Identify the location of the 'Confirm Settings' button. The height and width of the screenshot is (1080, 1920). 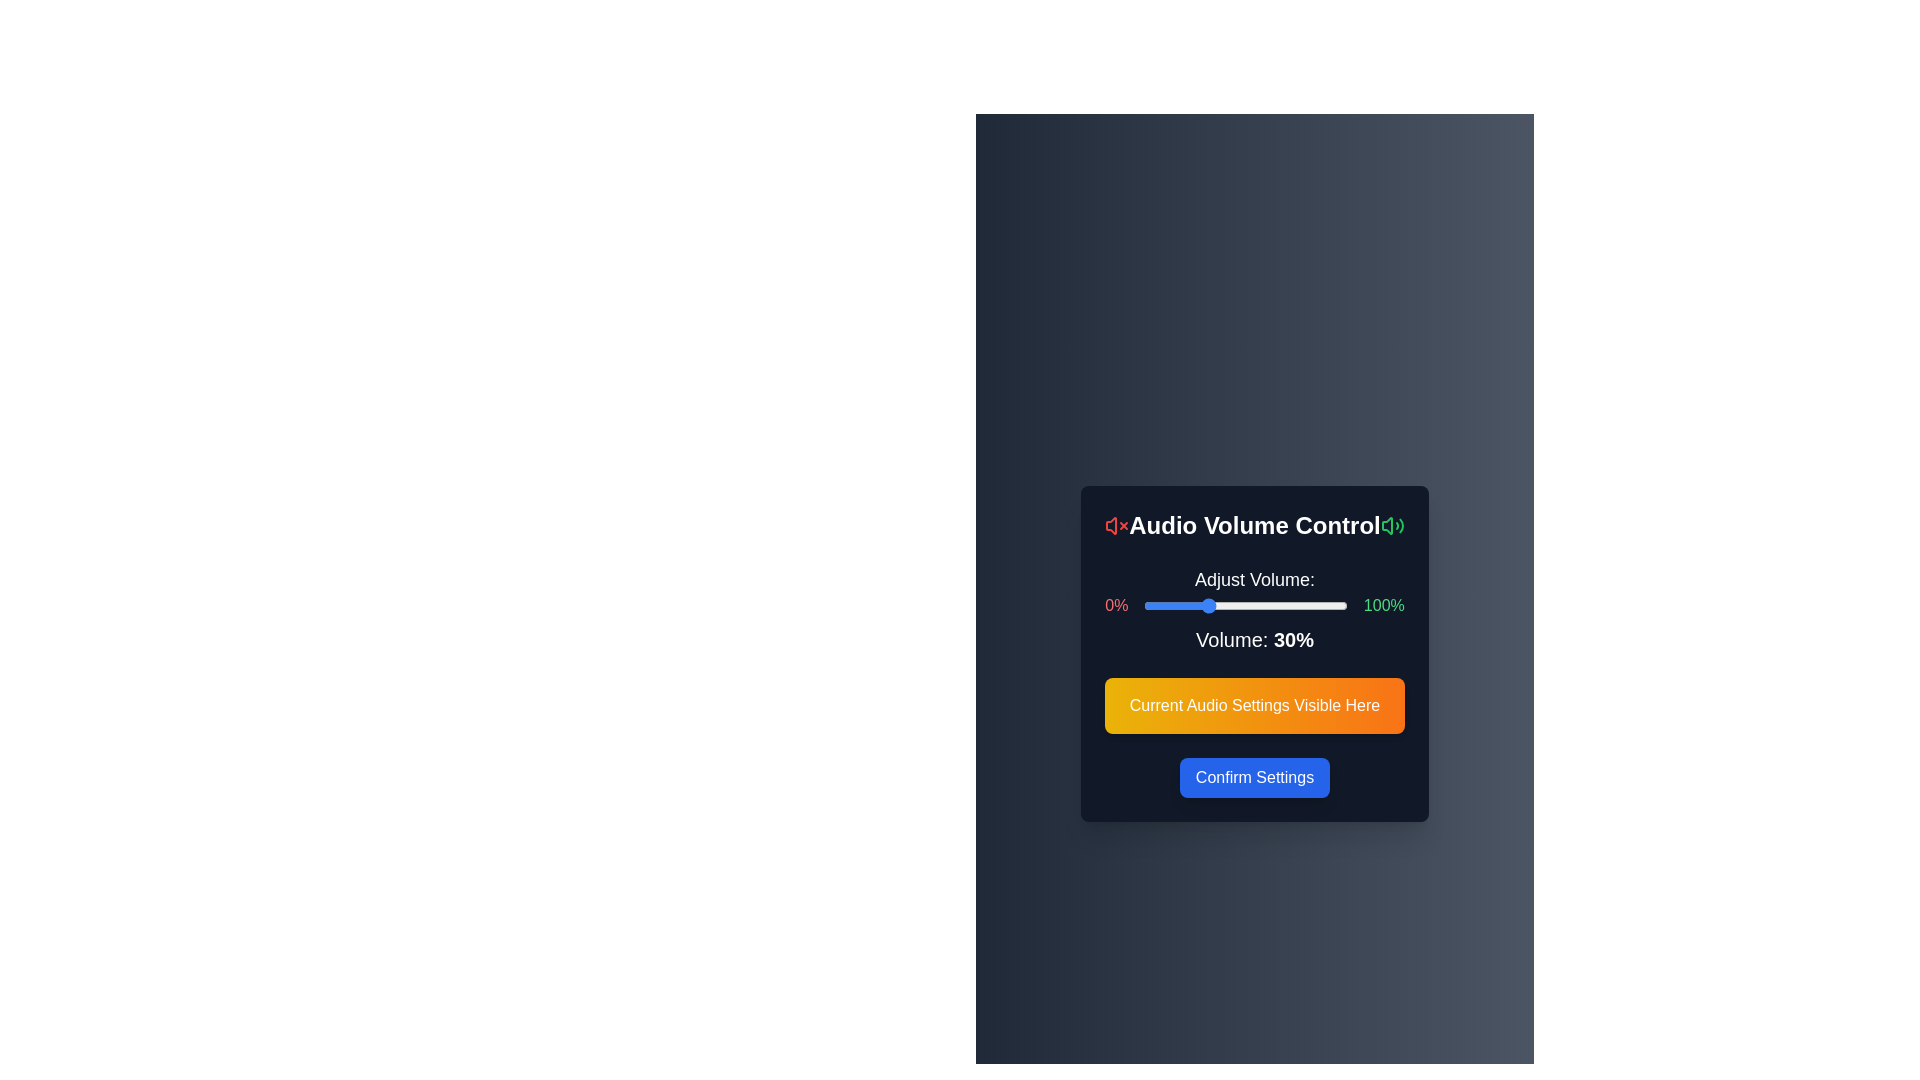
(1253, 777).